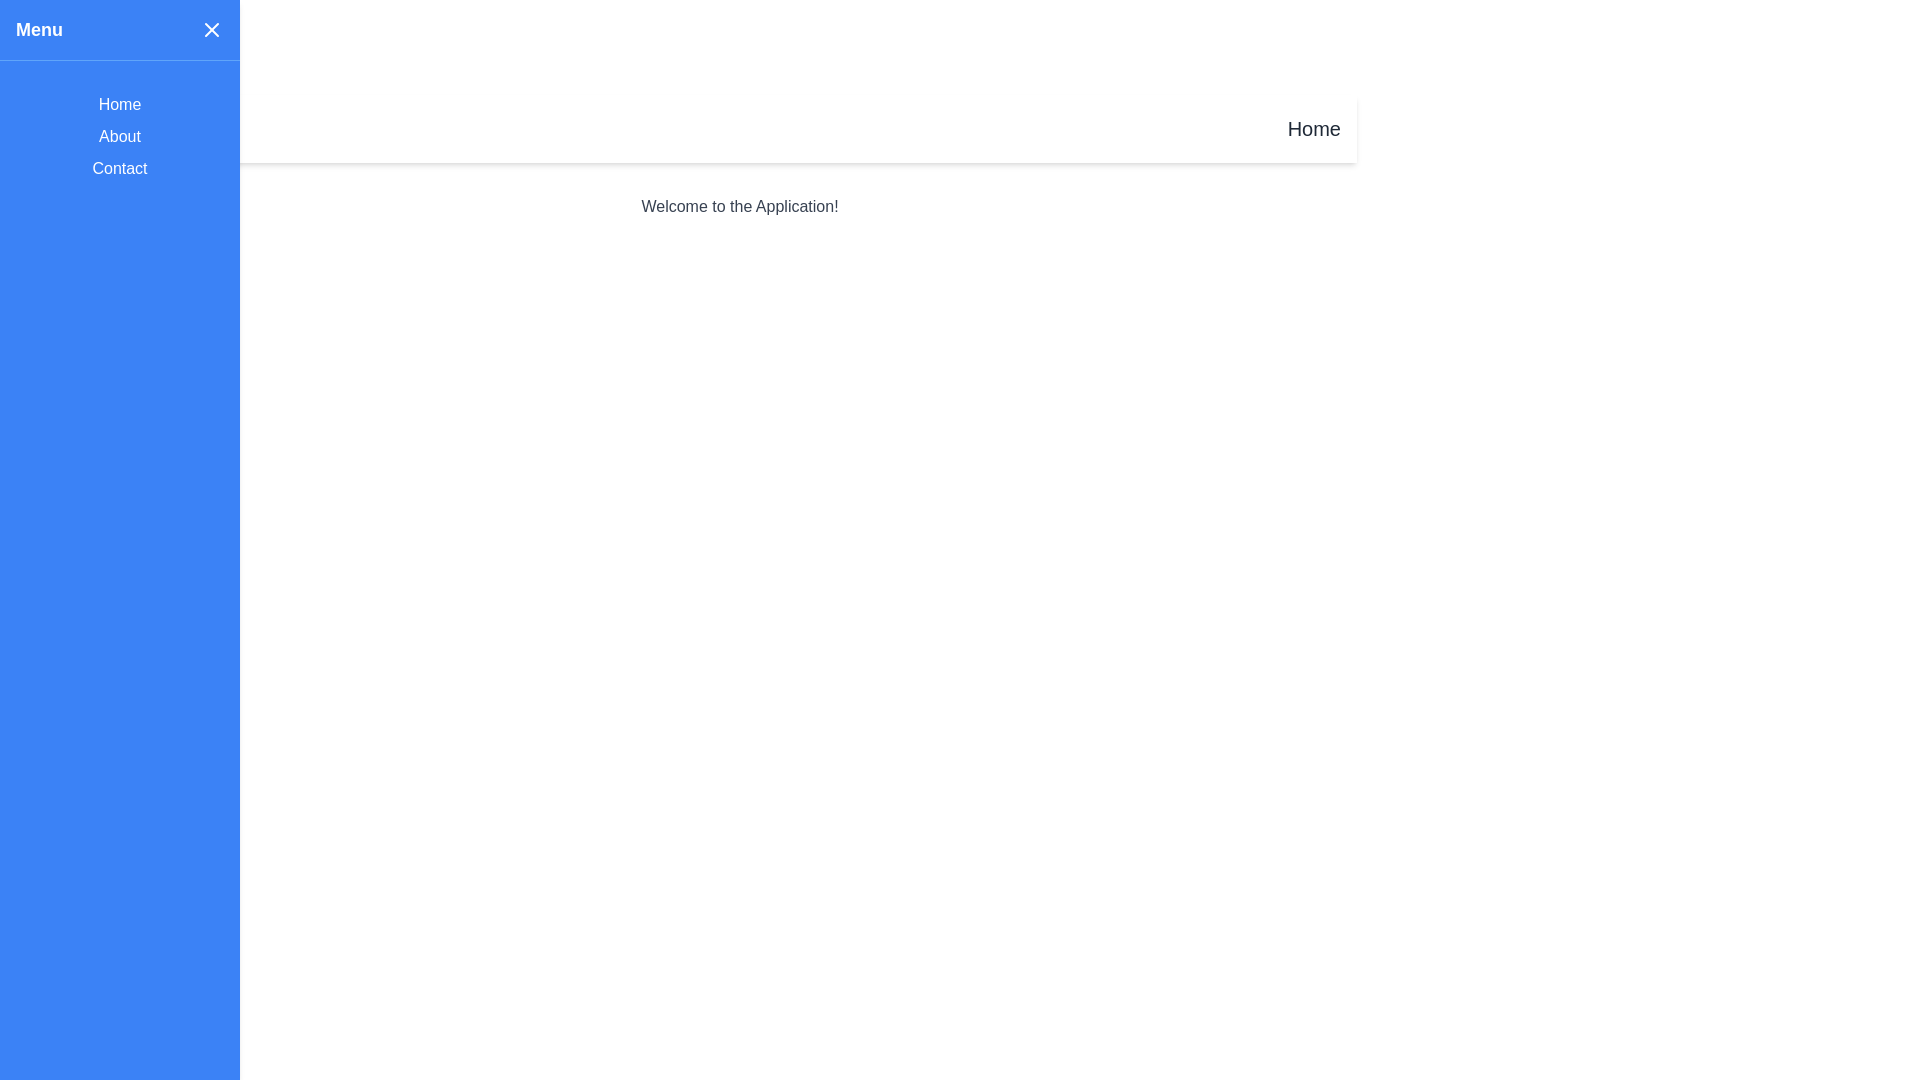 This screenshot has height=1080, width=1920. Describe the element at coordinates (211, 30) in the screenshot. I see `the close button represented by a slanted cross symbol inside a square` at that location.